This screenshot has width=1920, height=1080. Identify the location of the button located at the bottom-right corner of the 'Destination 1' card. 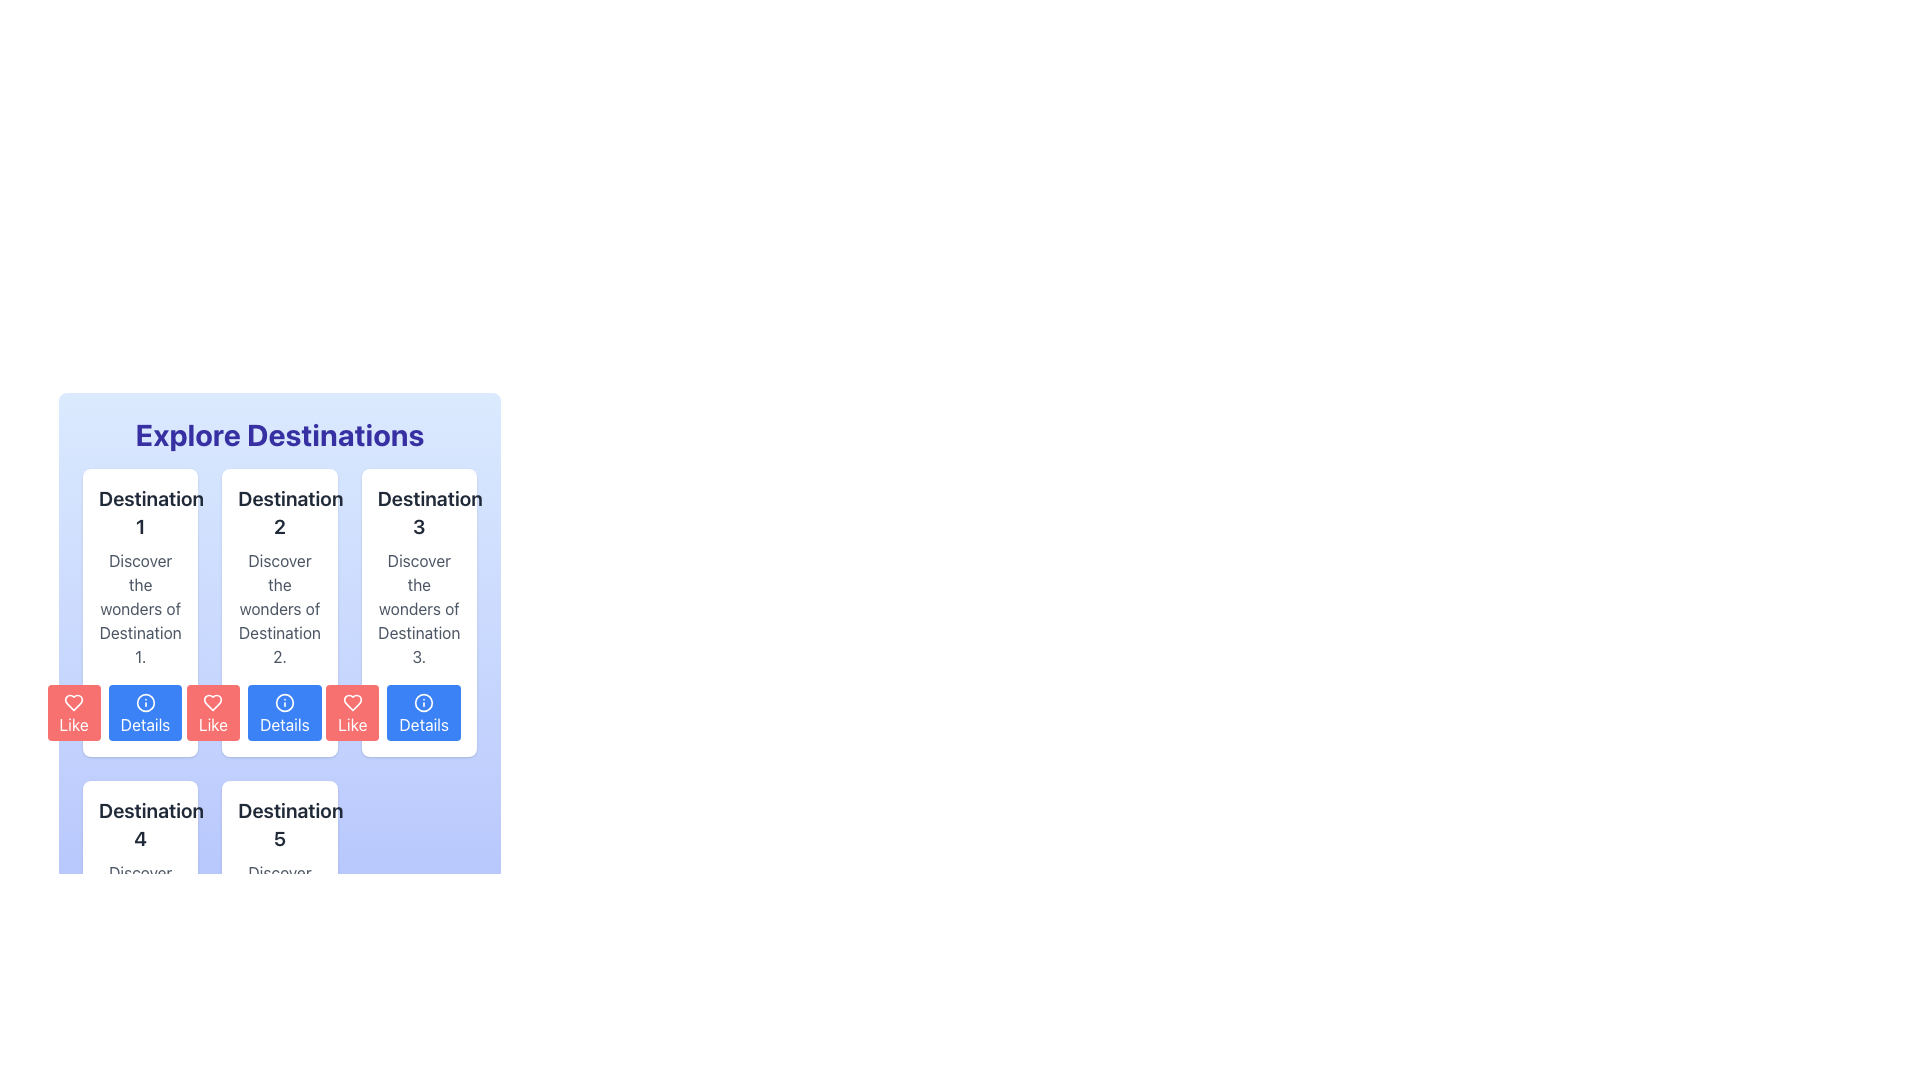
(139, 712).